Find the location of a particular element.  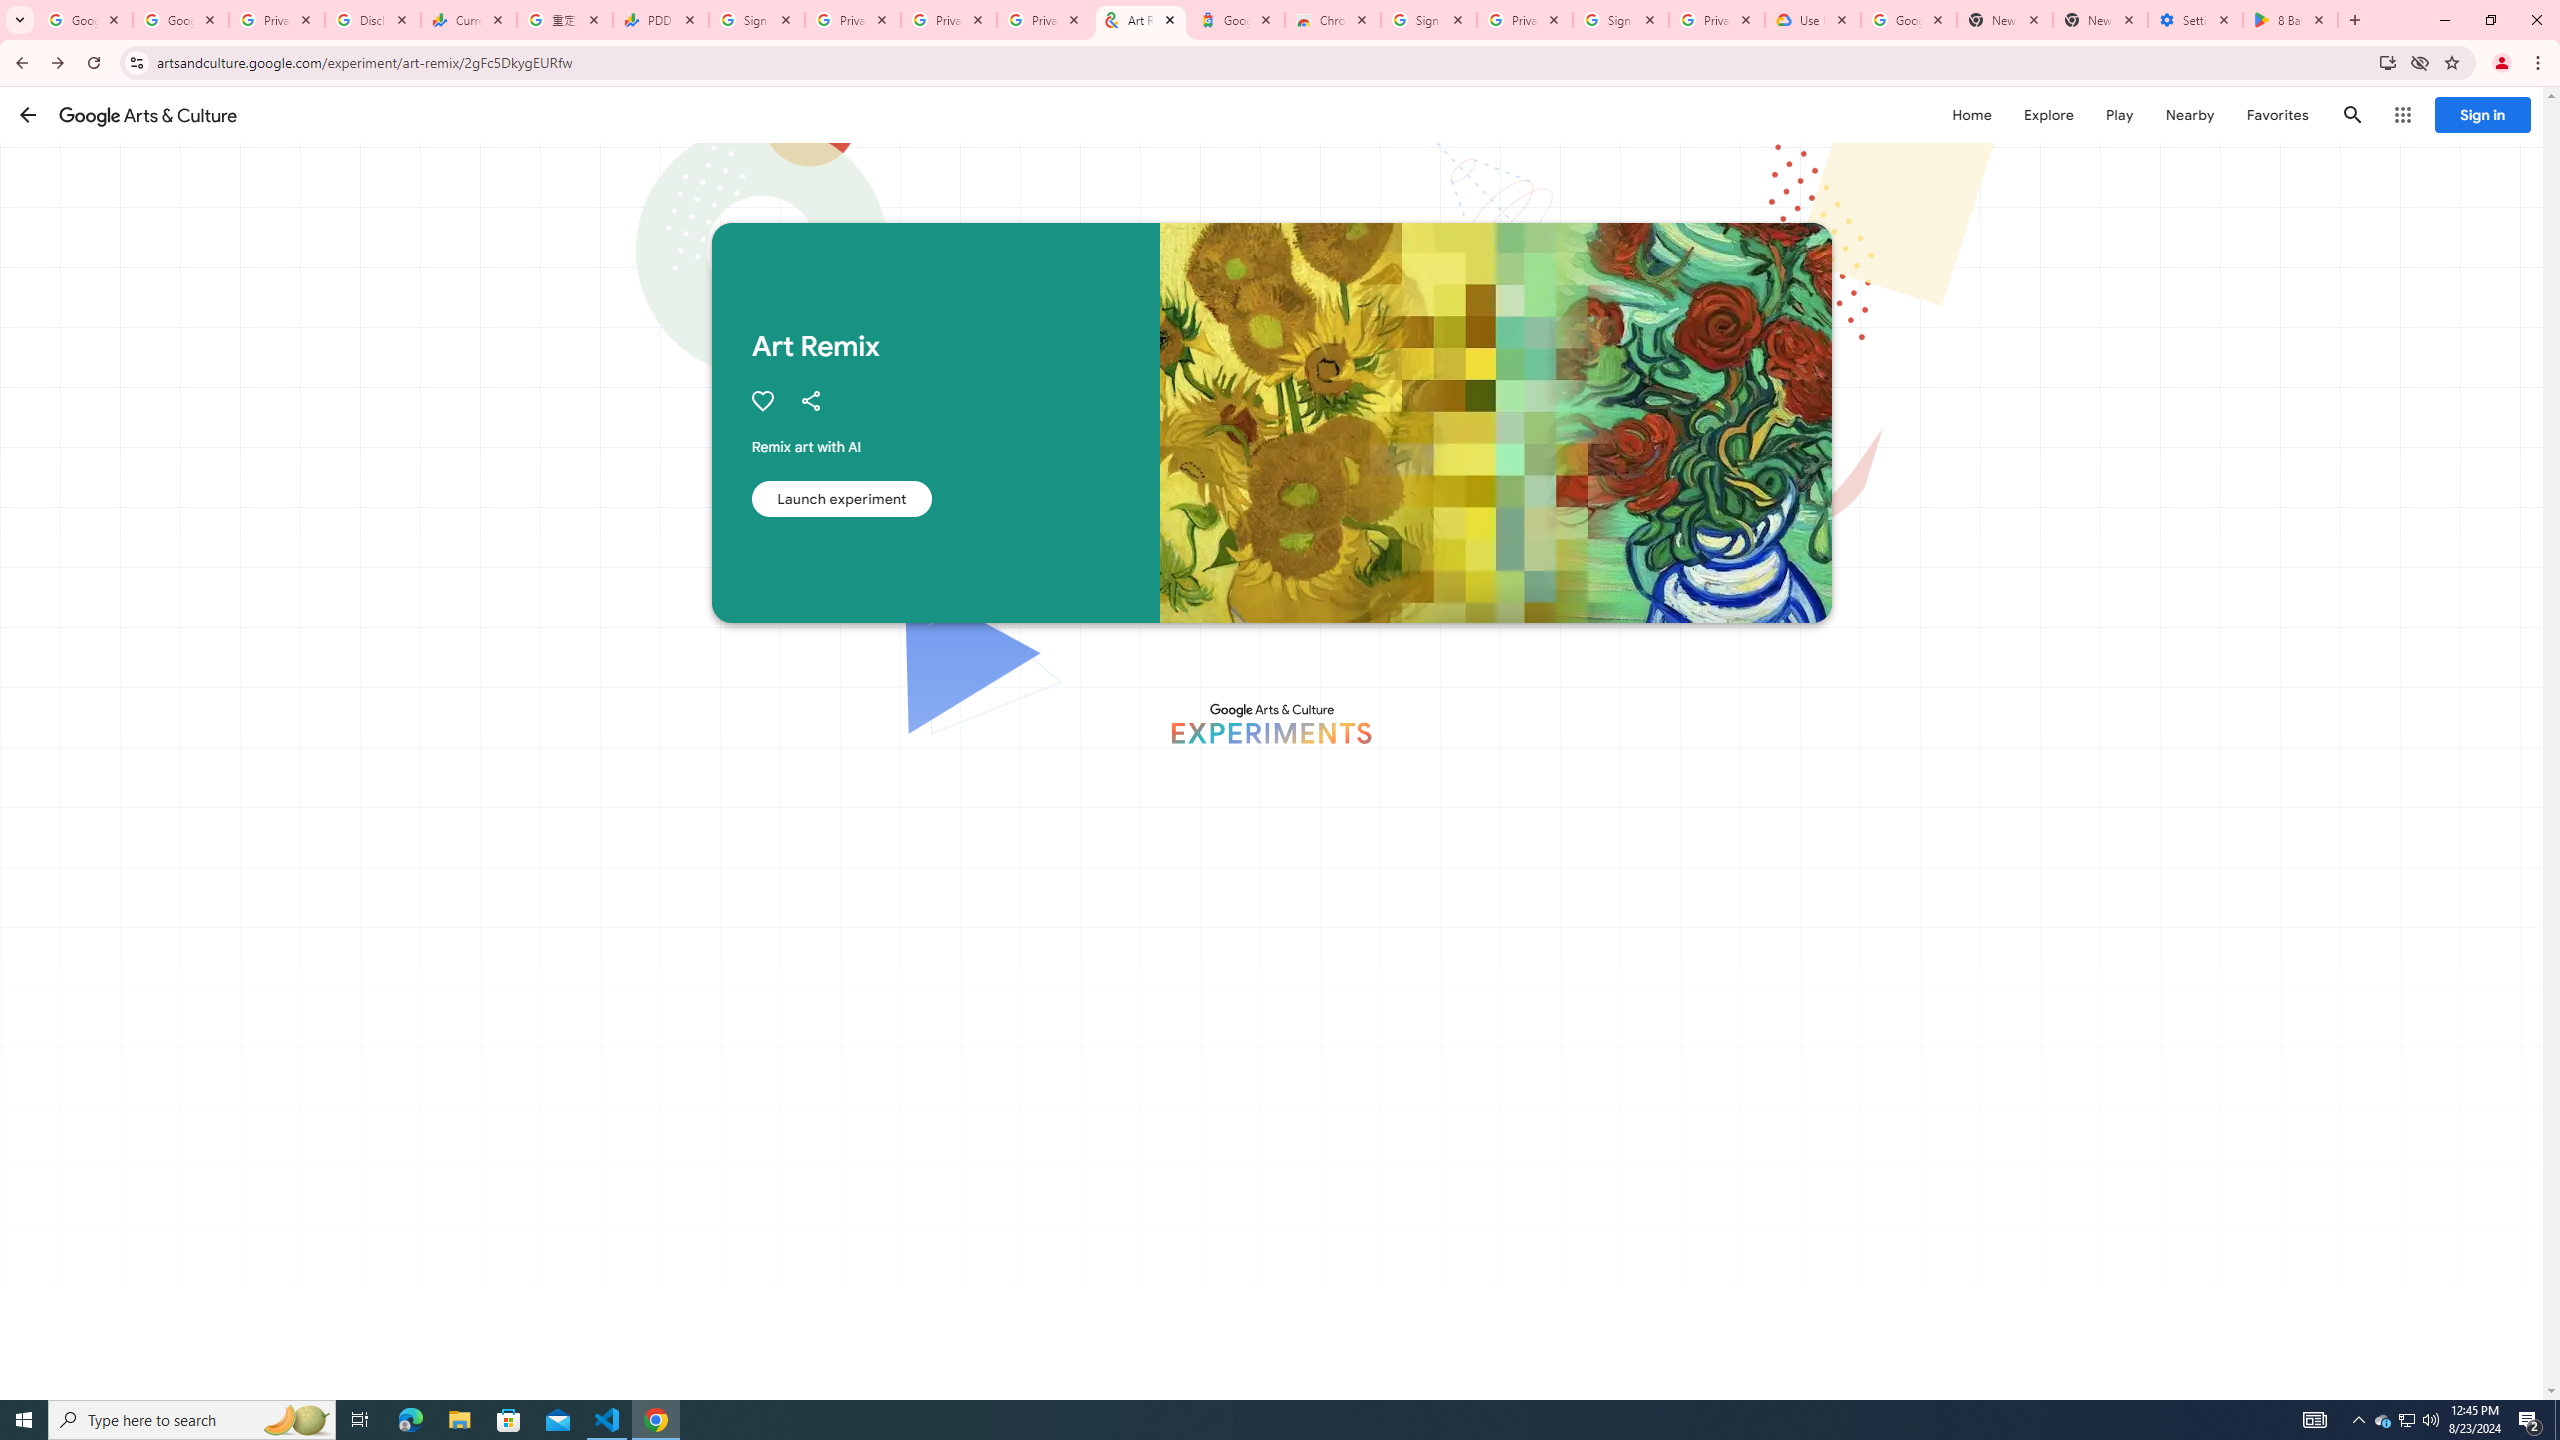

'Launch experiment' is located at coordinates (839, 497).